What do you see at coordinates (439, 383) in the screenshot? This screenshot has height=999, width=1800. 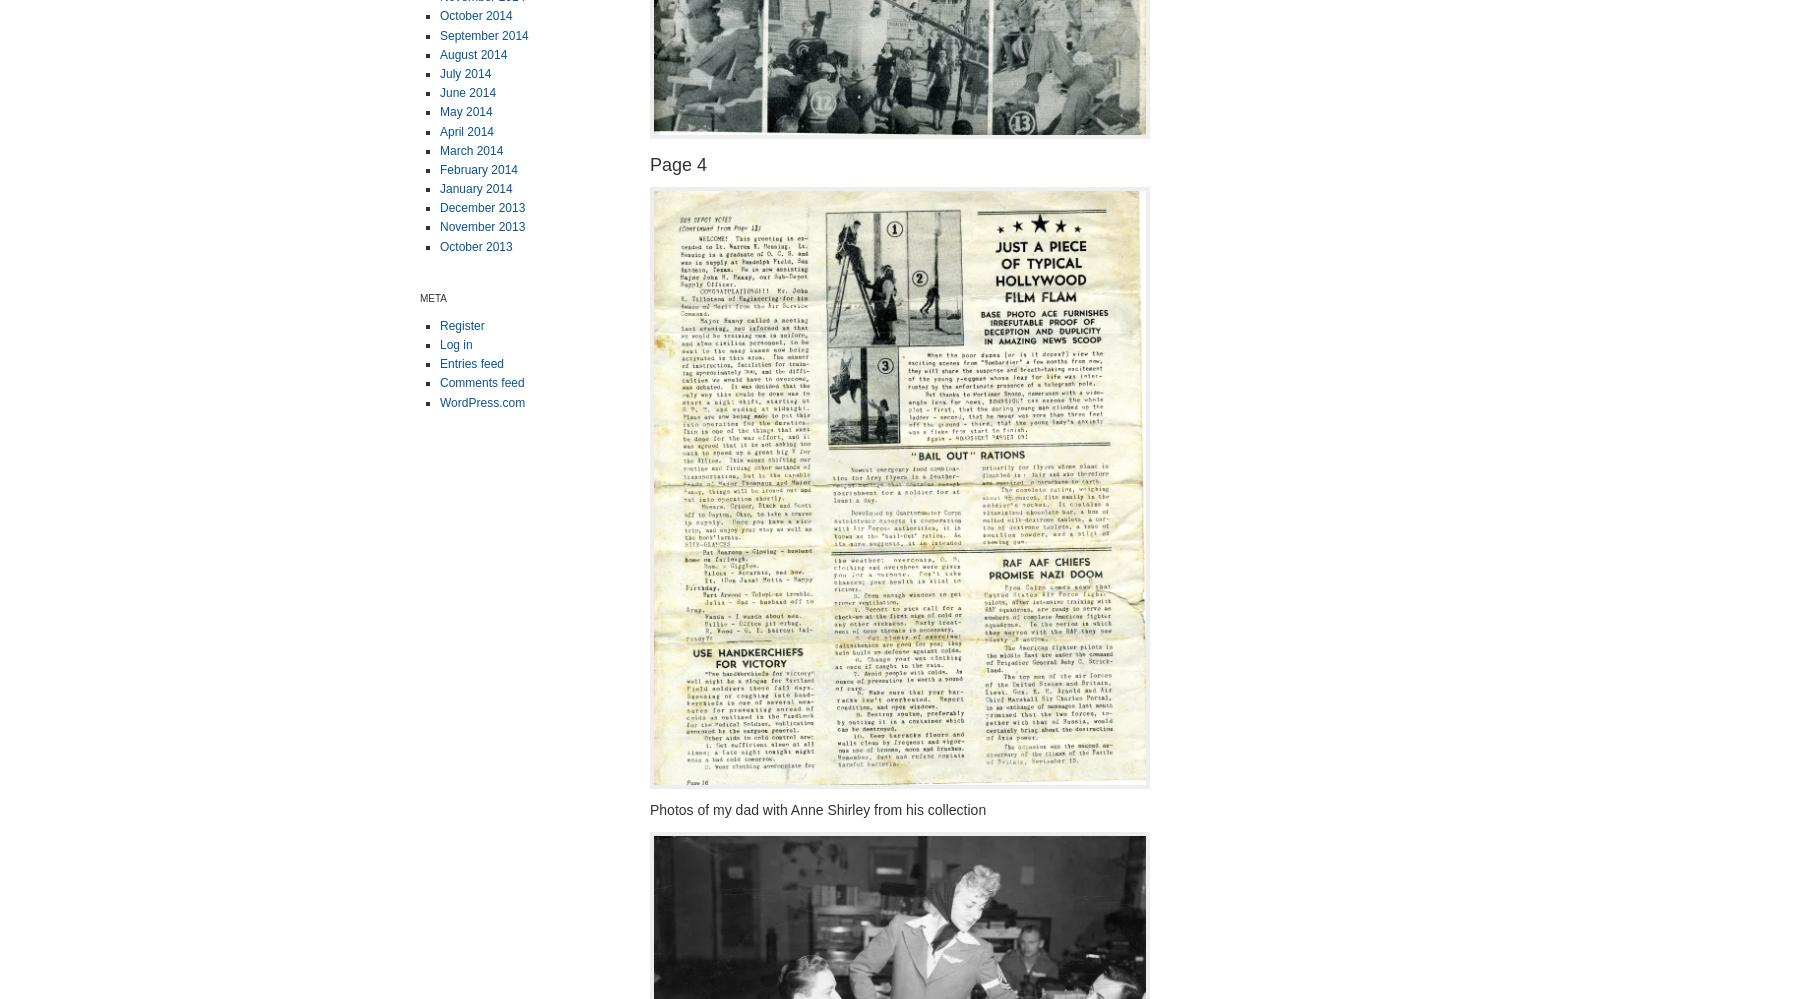 I see `'Comments feed'` at bounding box center [439, 383].